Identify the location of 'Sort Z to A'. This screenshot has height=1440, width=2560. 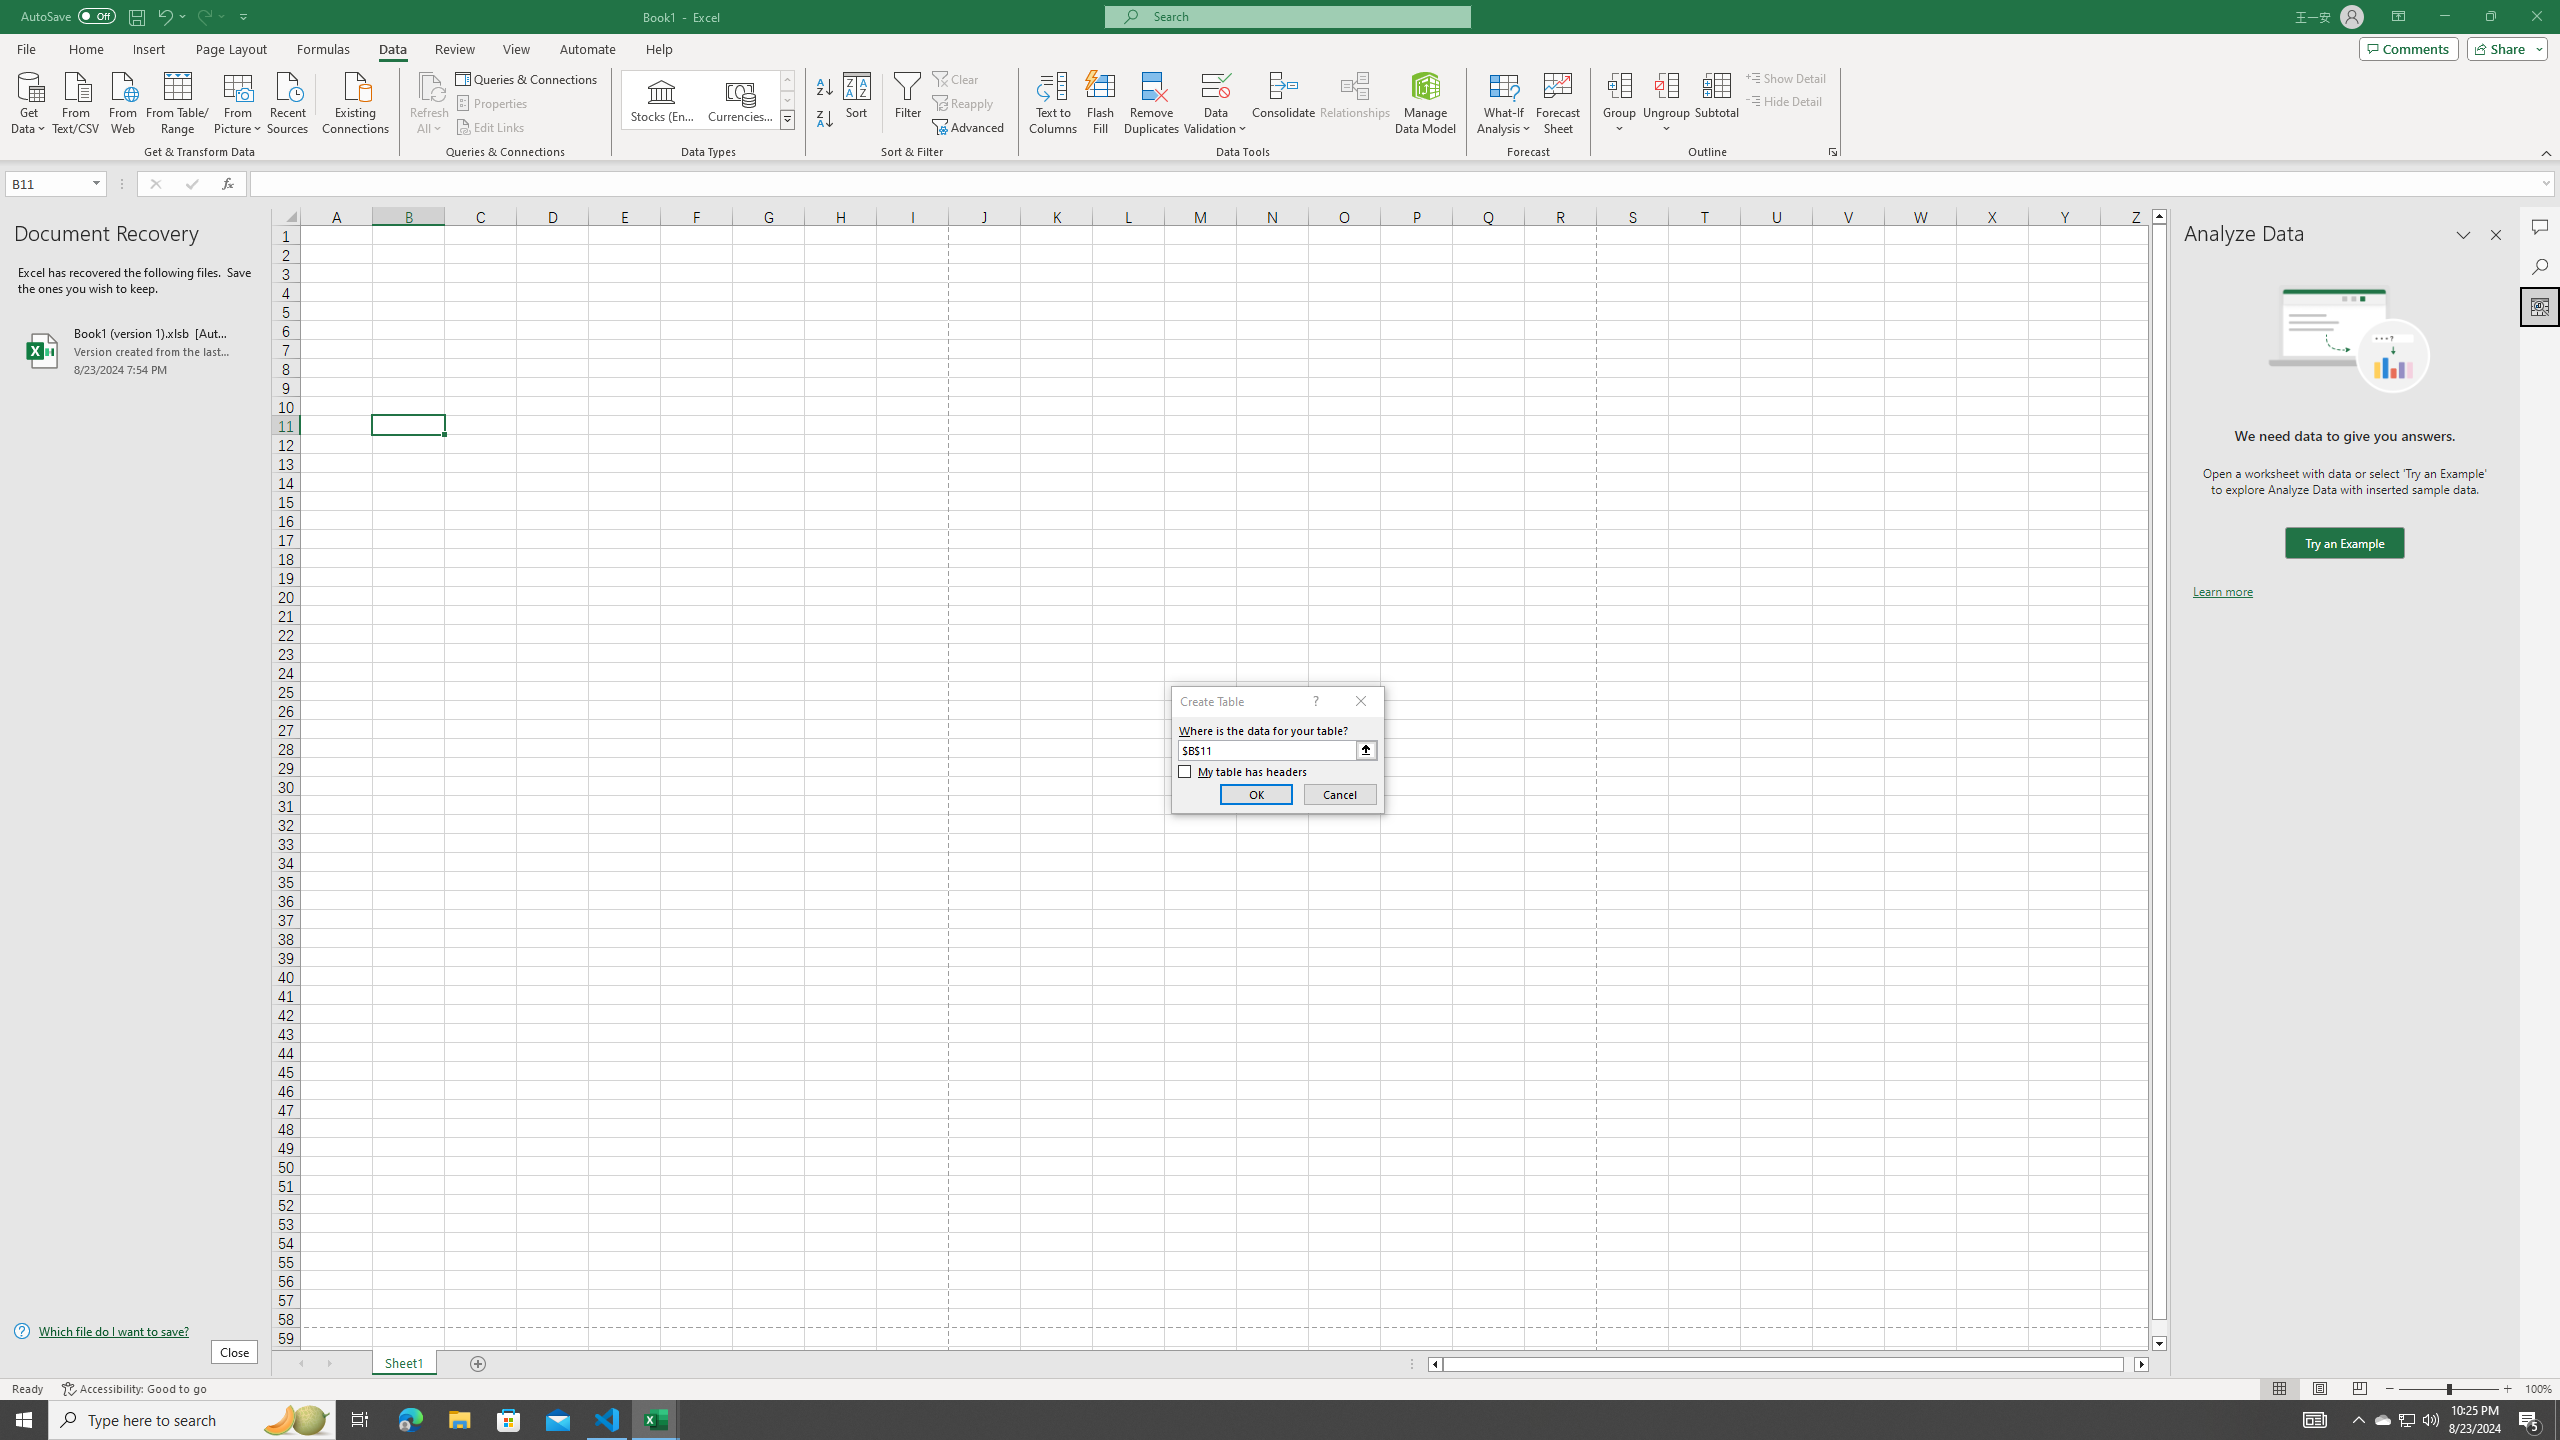
(824, 118).